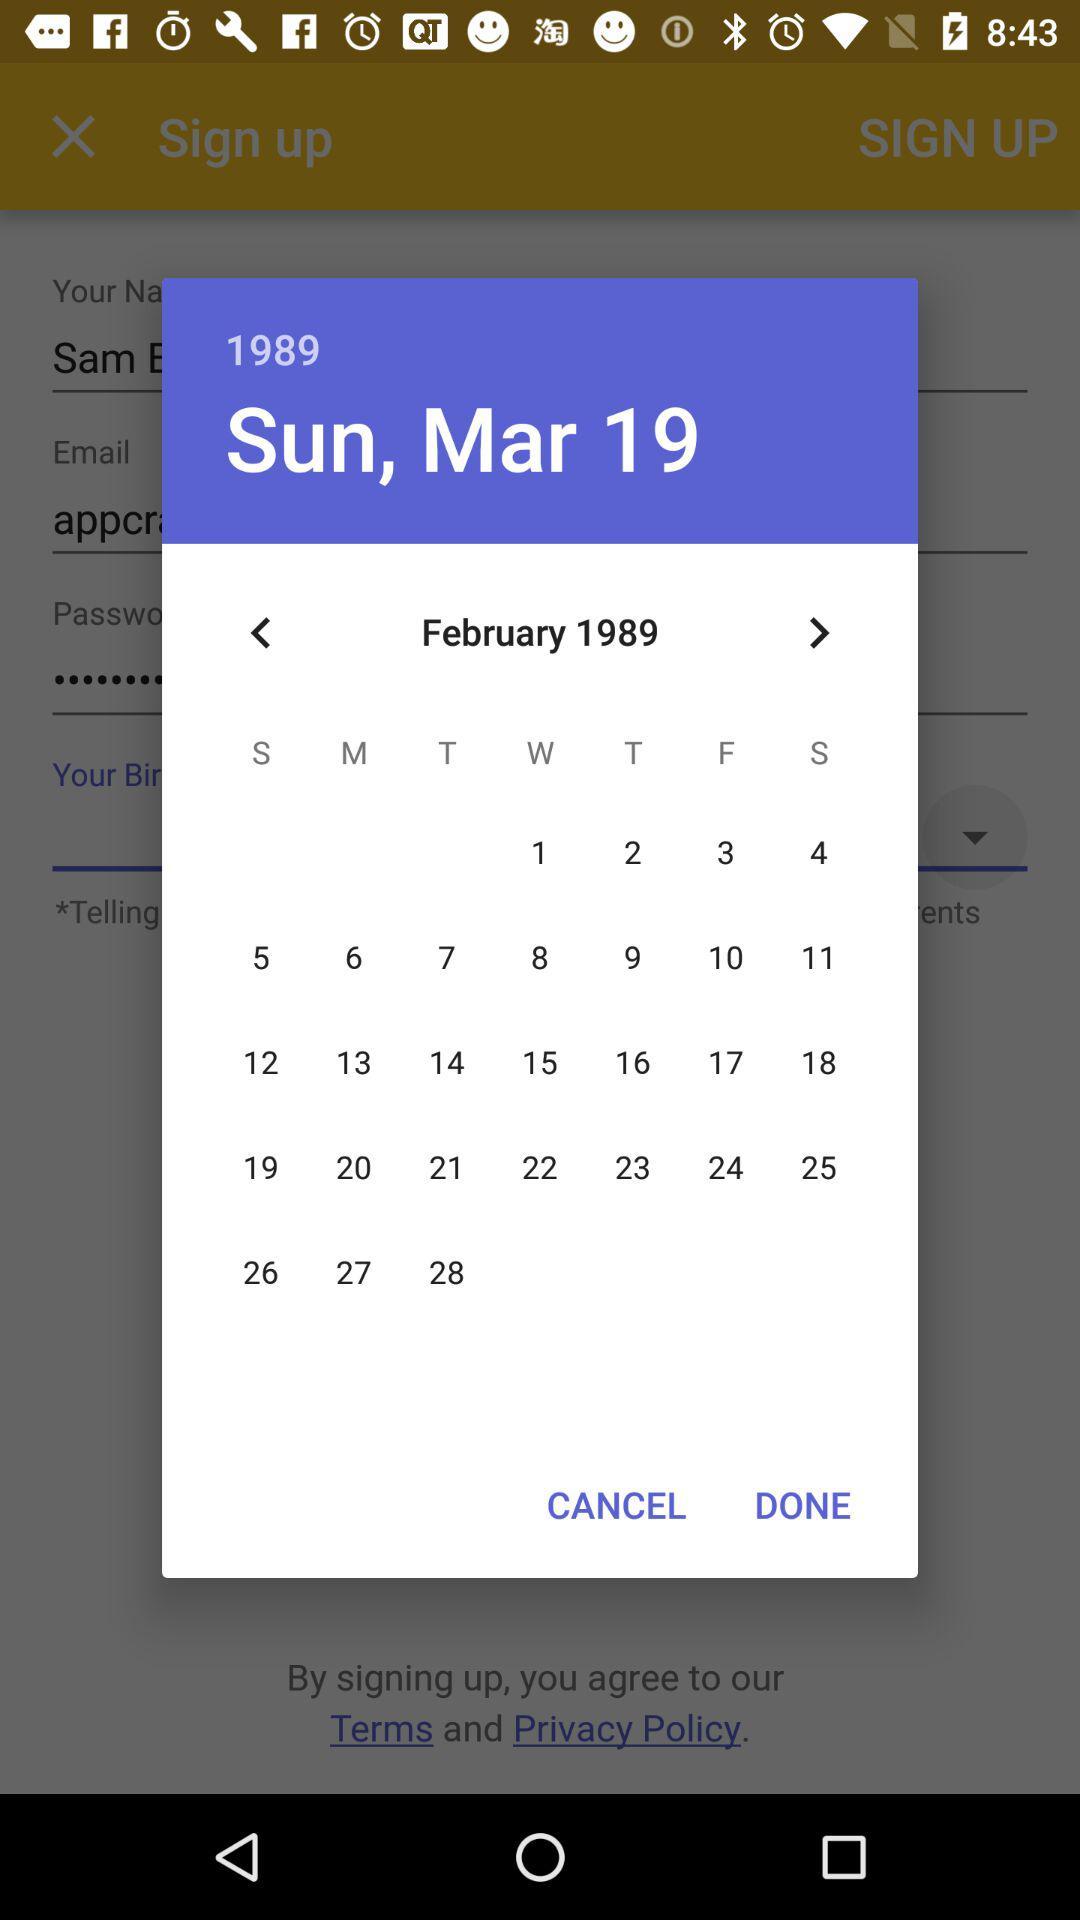 This screenshot has width=1080, height=1920. What do you see at coordinates (801, 1504) in the screenshot?
I see `item at the bottom right corner` at bounding box center [801, 1504].